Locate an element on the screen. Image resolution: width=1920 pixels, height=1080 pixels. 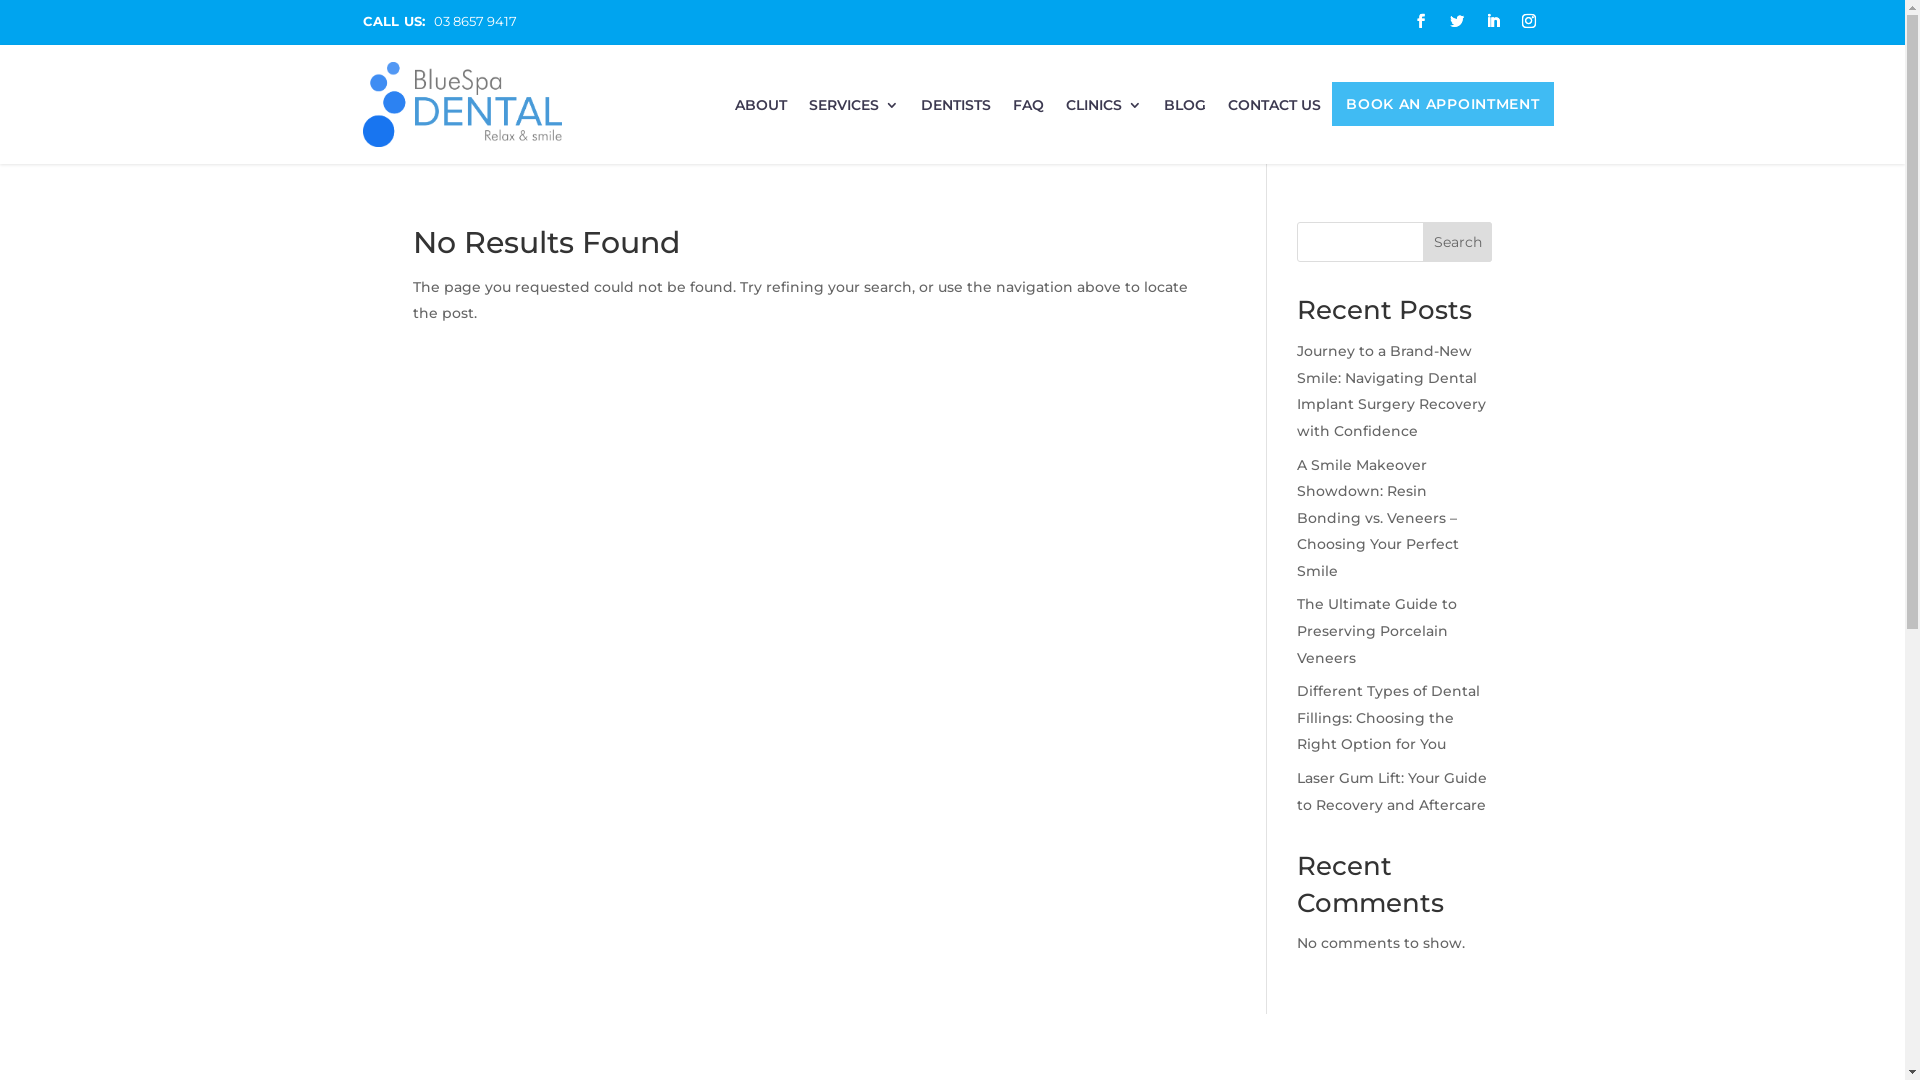
'DENTISTS' is located at coordinates (954, 111).